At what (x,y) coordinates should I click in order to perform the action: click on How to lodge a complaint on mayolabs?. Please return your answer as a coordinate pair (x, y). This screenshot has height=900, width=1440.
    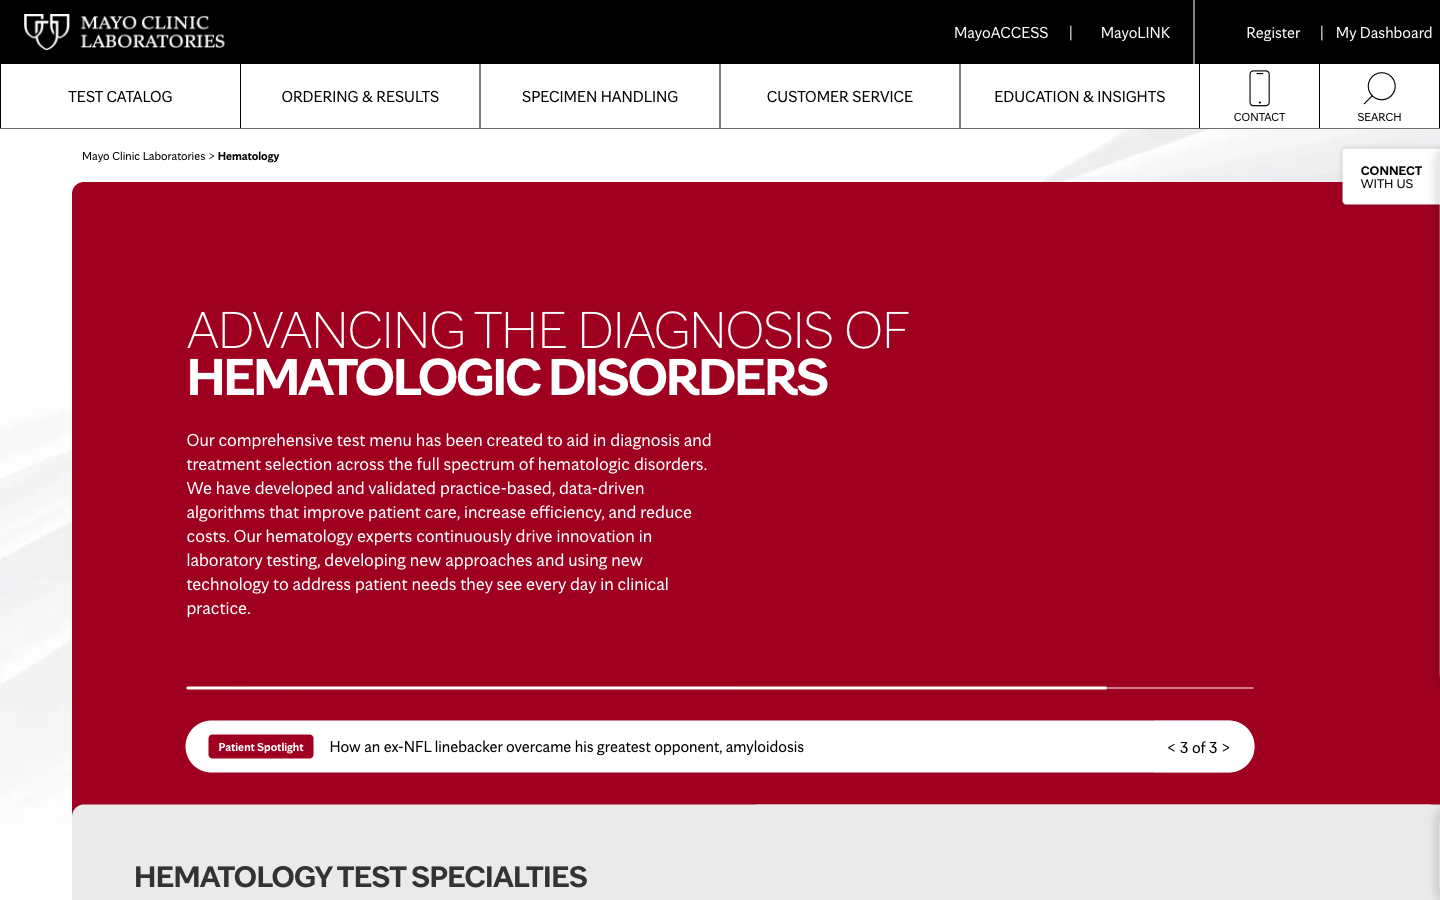
    Looking at the image, I should click on (839, 95).